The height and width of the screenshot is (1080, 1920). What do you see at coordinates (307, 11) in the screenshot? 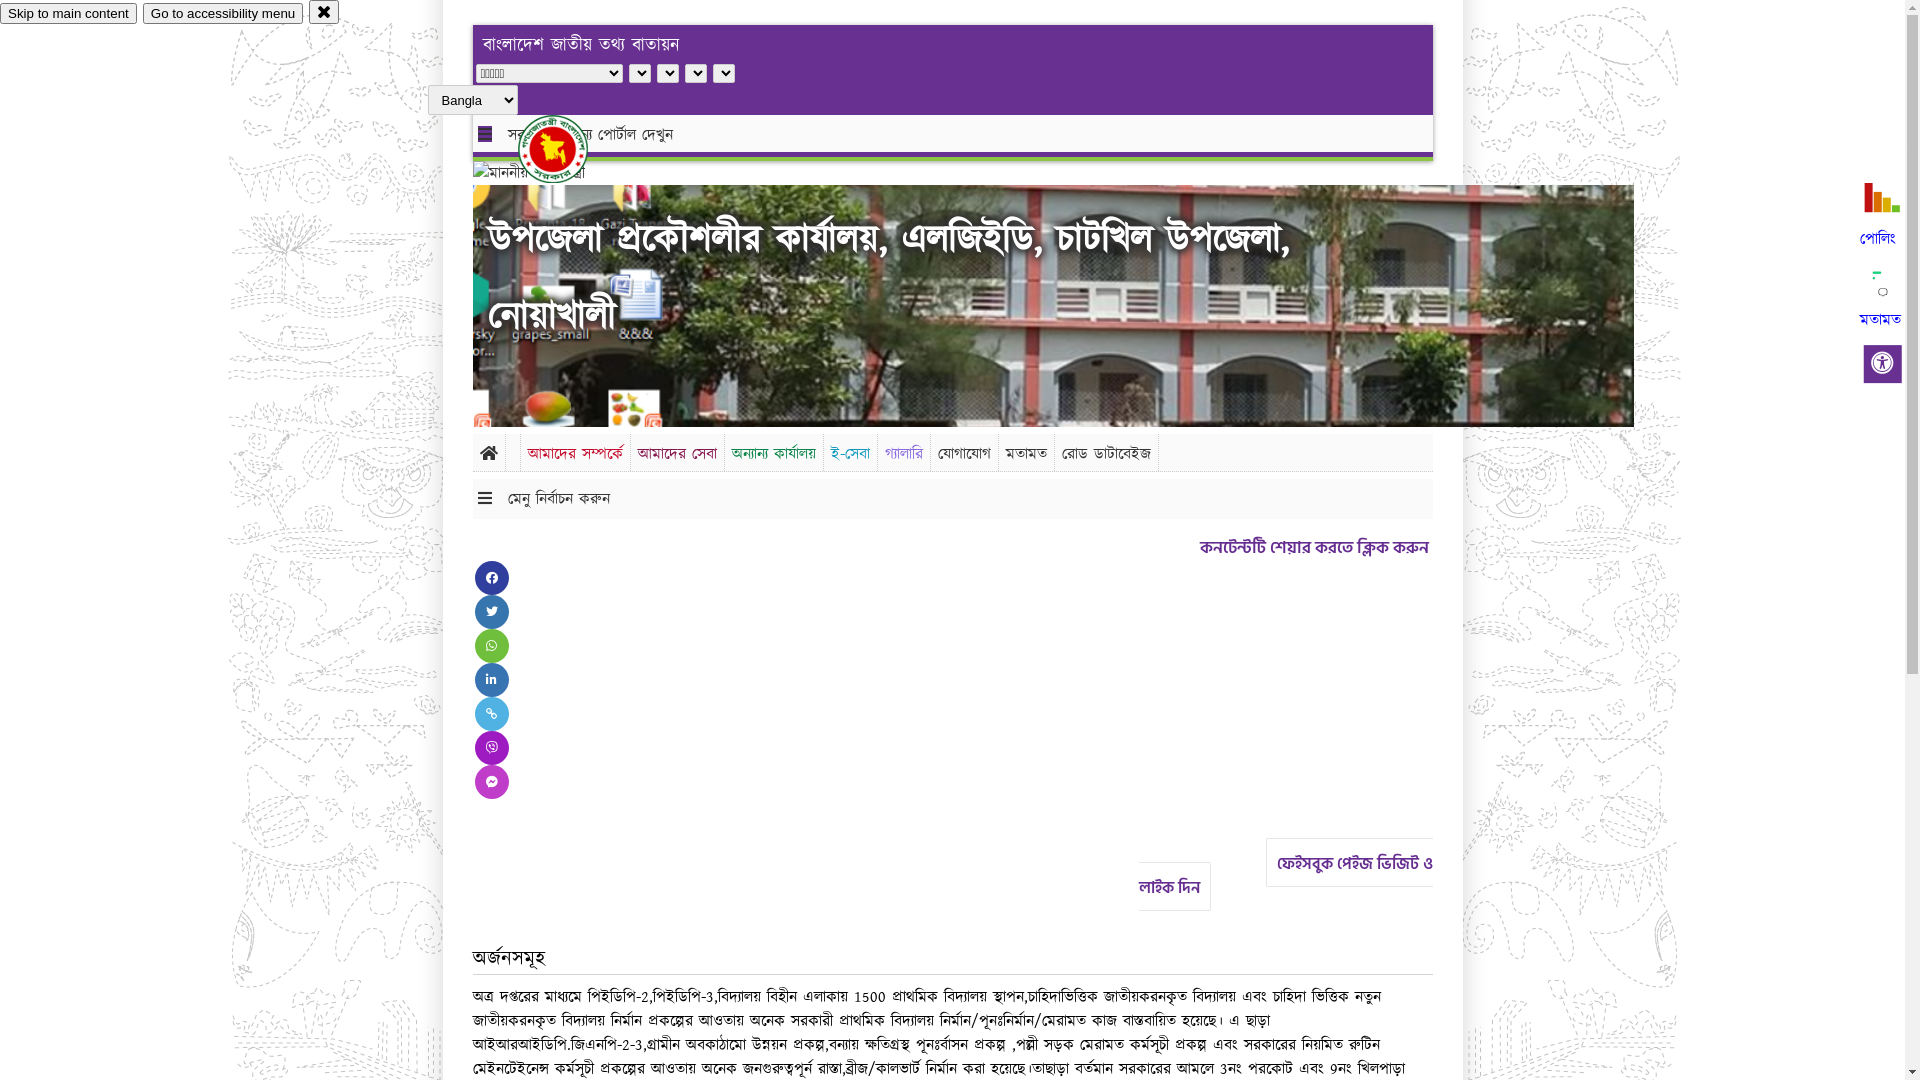
I see `'close'` at bounding box center [307, 11].